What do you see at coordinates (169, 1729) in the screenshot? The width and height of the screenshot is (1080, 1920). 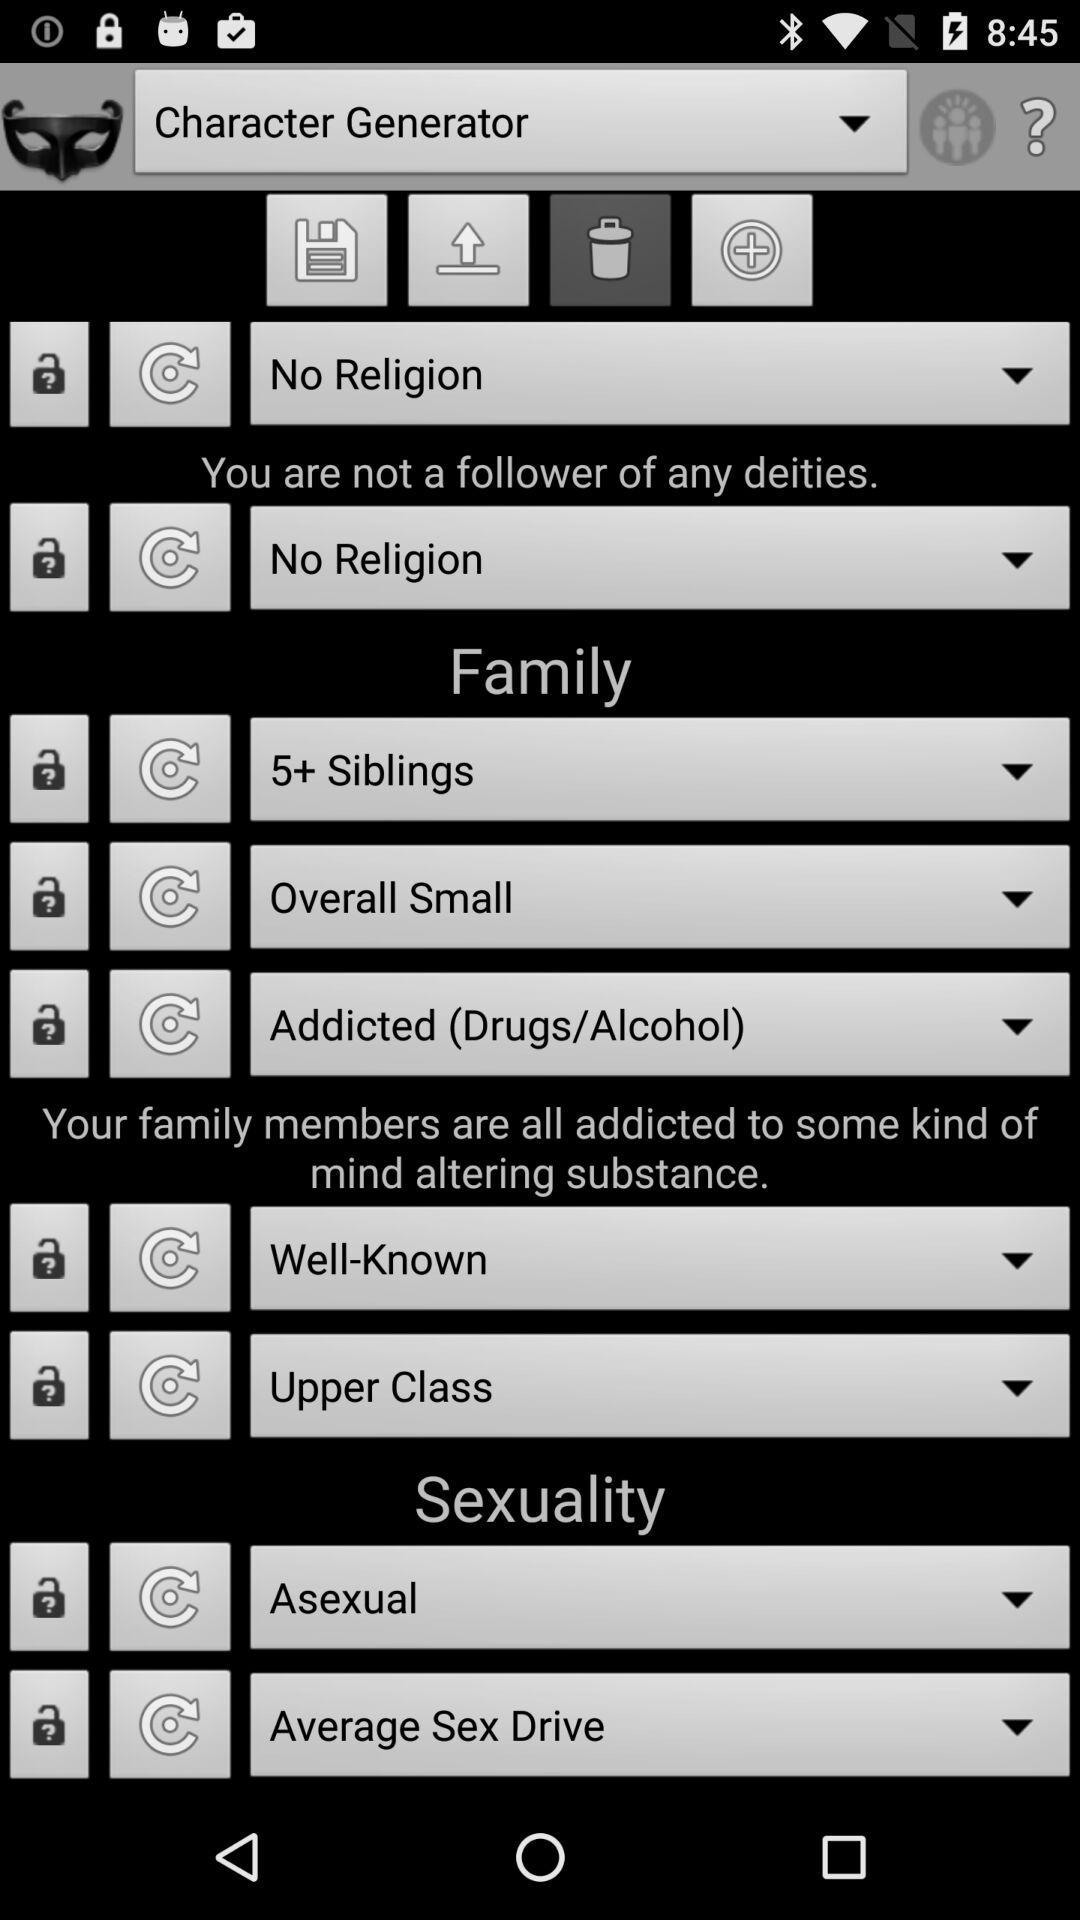 I see `average sex drive` at bounding box center [169, 1729].